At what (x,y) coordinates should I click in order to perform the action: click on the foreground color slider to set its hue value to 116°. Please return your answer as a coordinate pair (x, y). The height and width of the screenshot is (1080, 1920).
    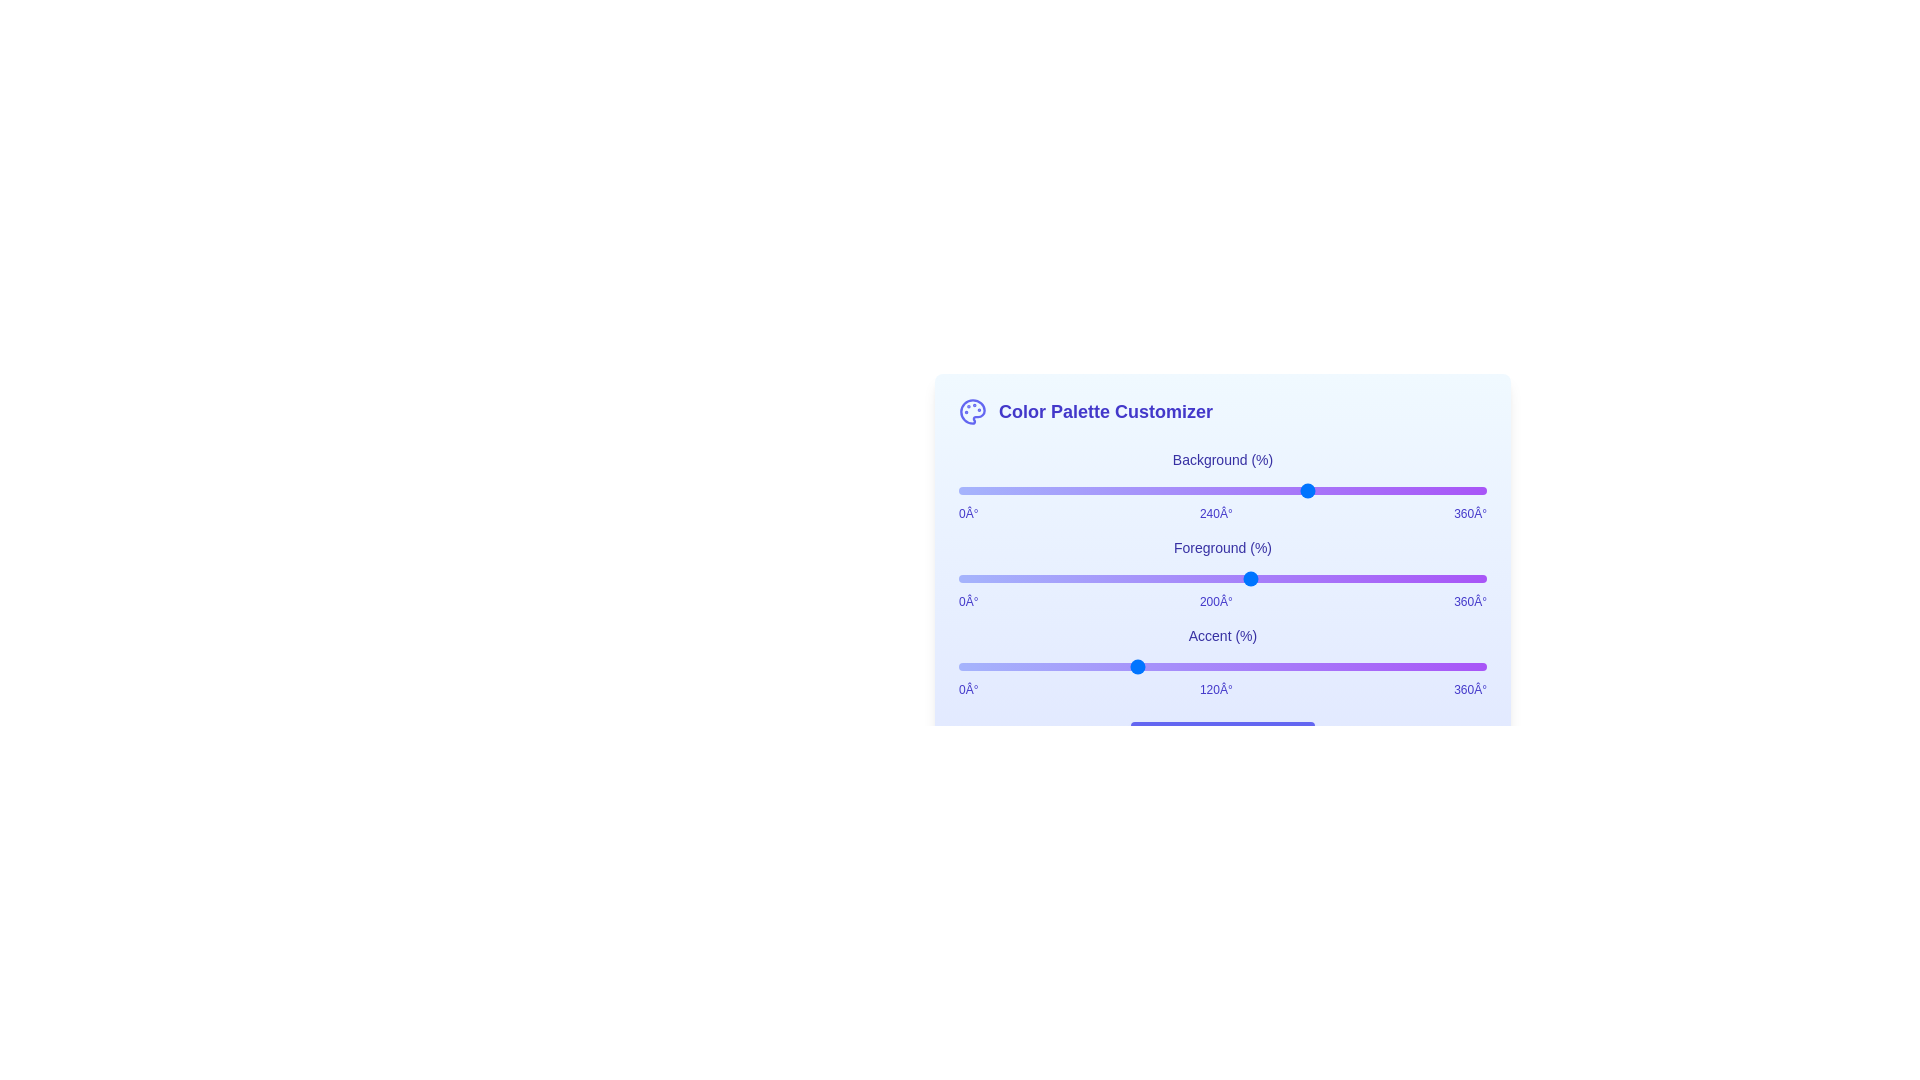
    Looking at the image, I should click on (1129, 578).